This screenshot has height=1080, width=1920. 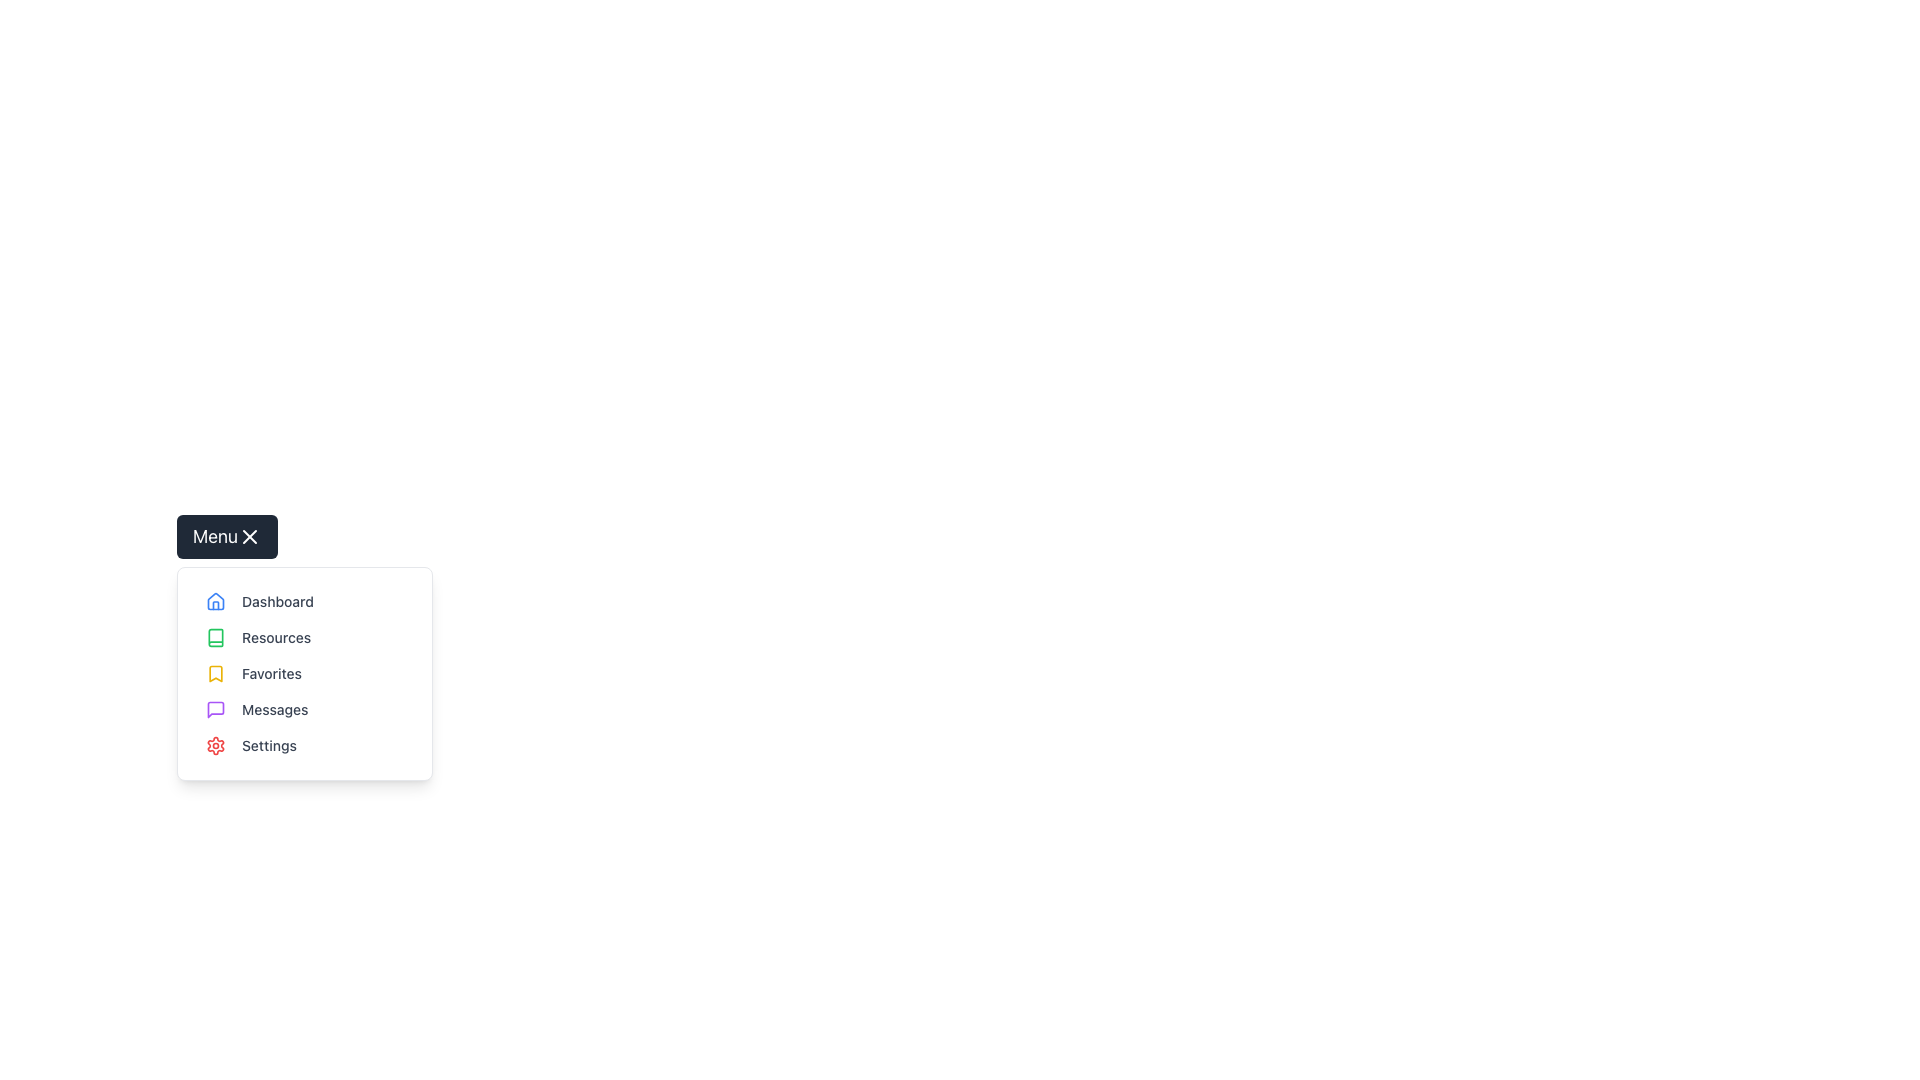 I want to click on the 'Favorites' text label, which is styled in gray with a medium font weight, located below the 'Resources' option in the vertical navigation menu, so click(x=271, y=674).